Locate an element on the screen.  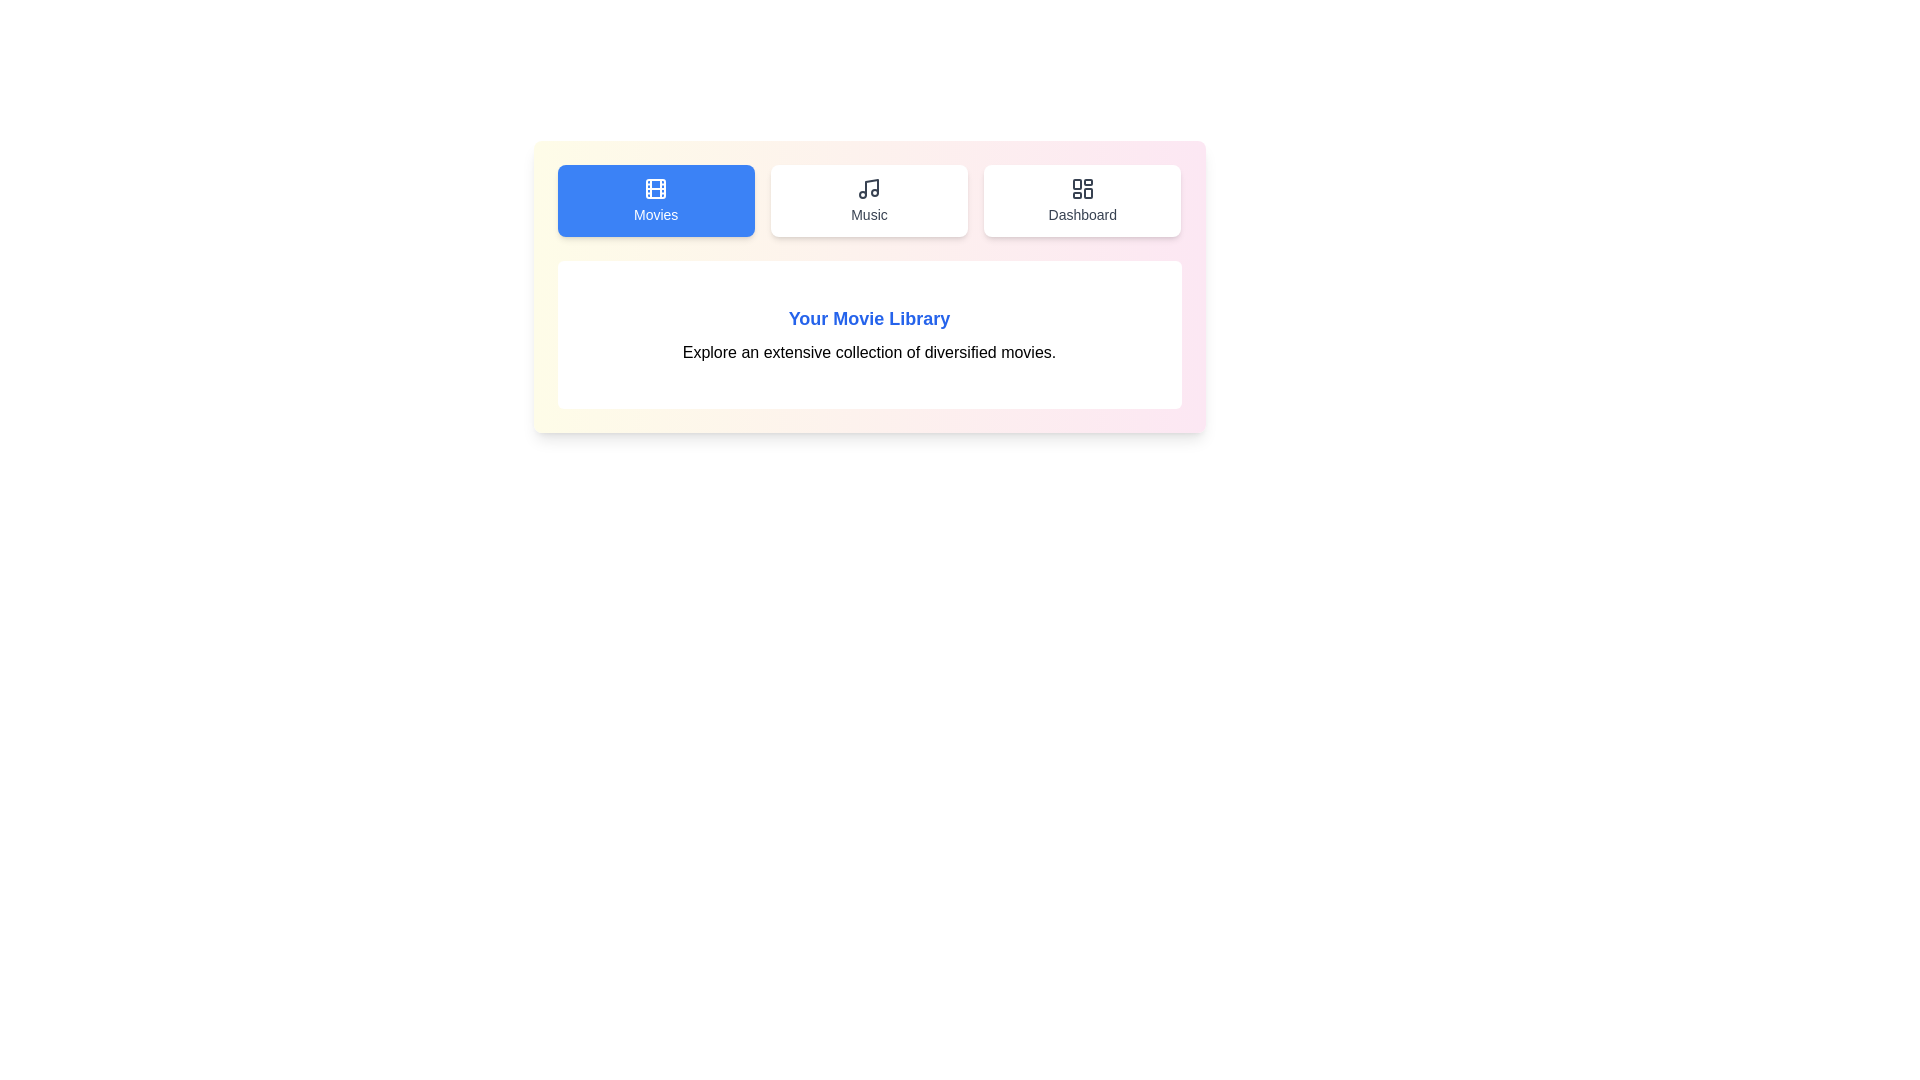
the Music tab to inspect its visual elements is located at coordinates (868, 200).